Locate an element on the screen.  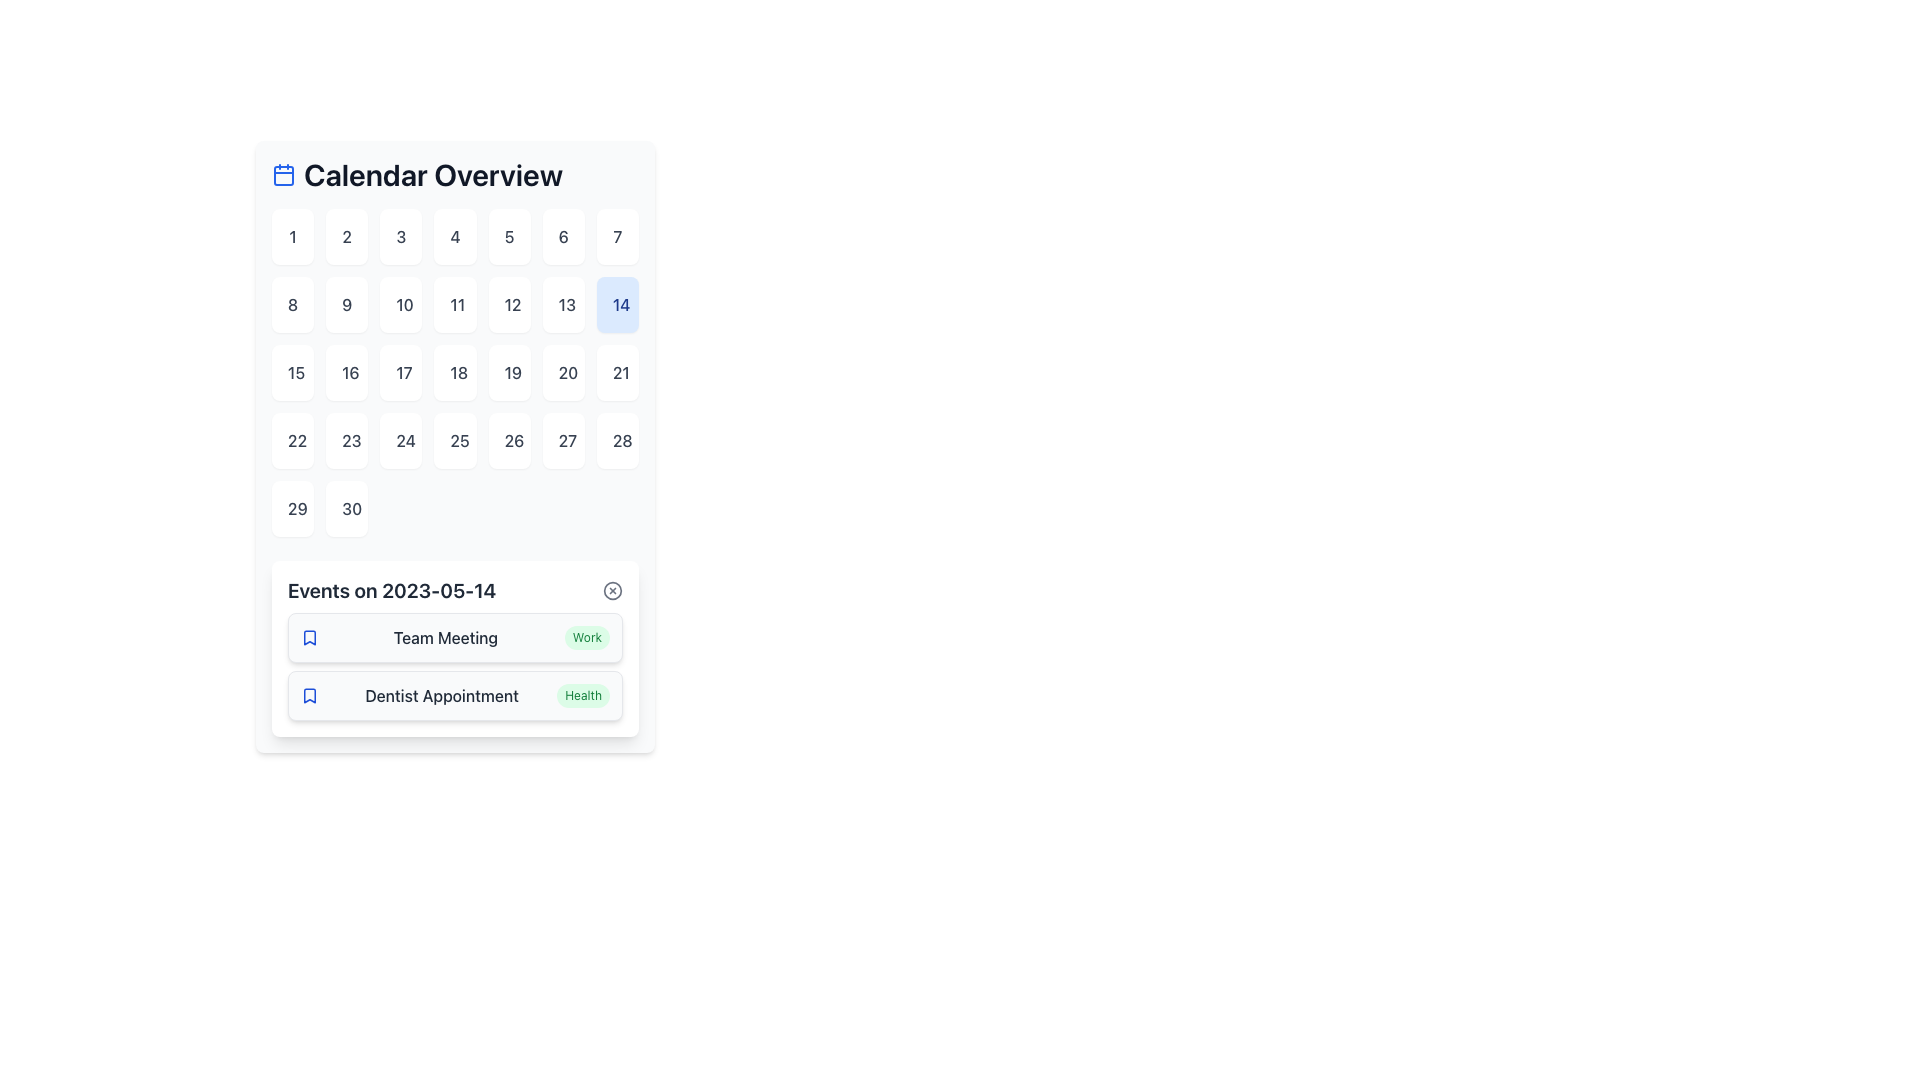
the first event item displaying 'Team Meeting' is located at coordinates (454, 637).